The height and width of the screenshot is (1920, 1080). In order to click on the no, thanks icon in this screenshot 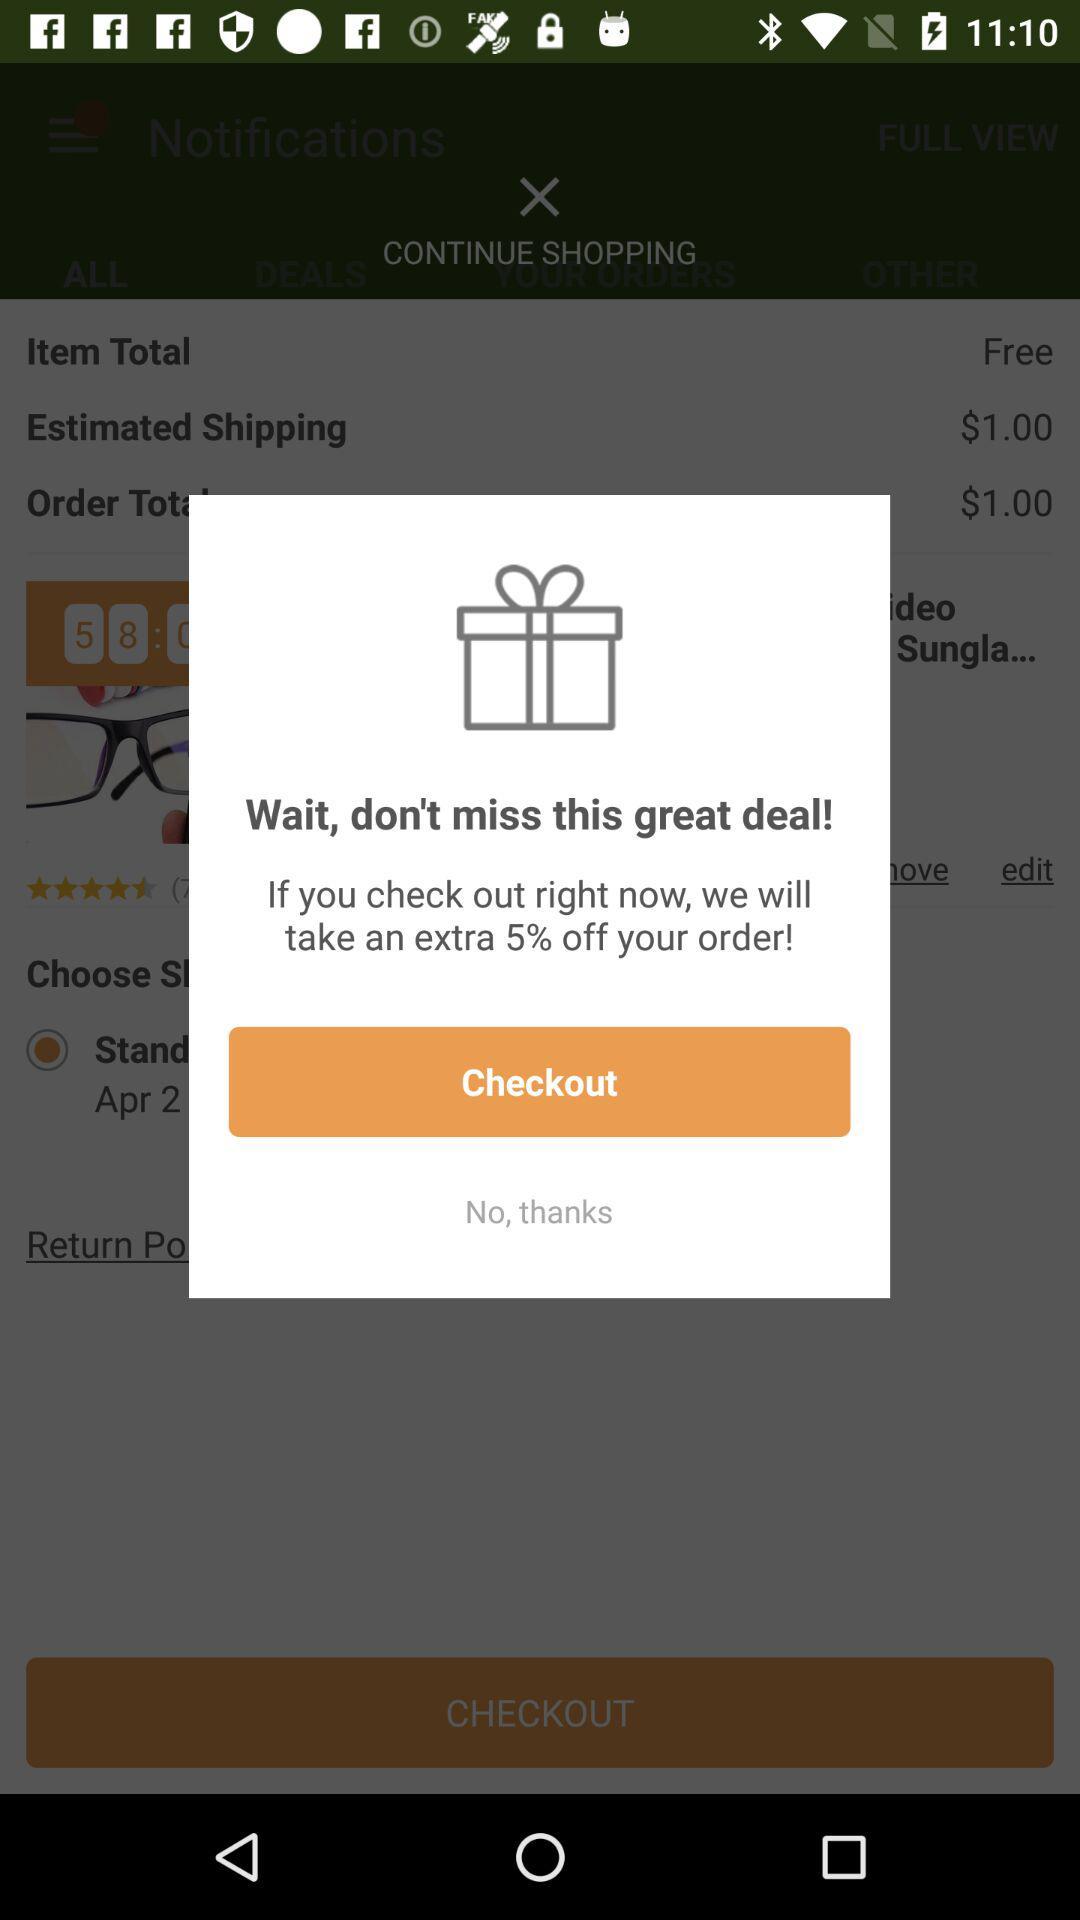, I will do `click(538, 1210)`.